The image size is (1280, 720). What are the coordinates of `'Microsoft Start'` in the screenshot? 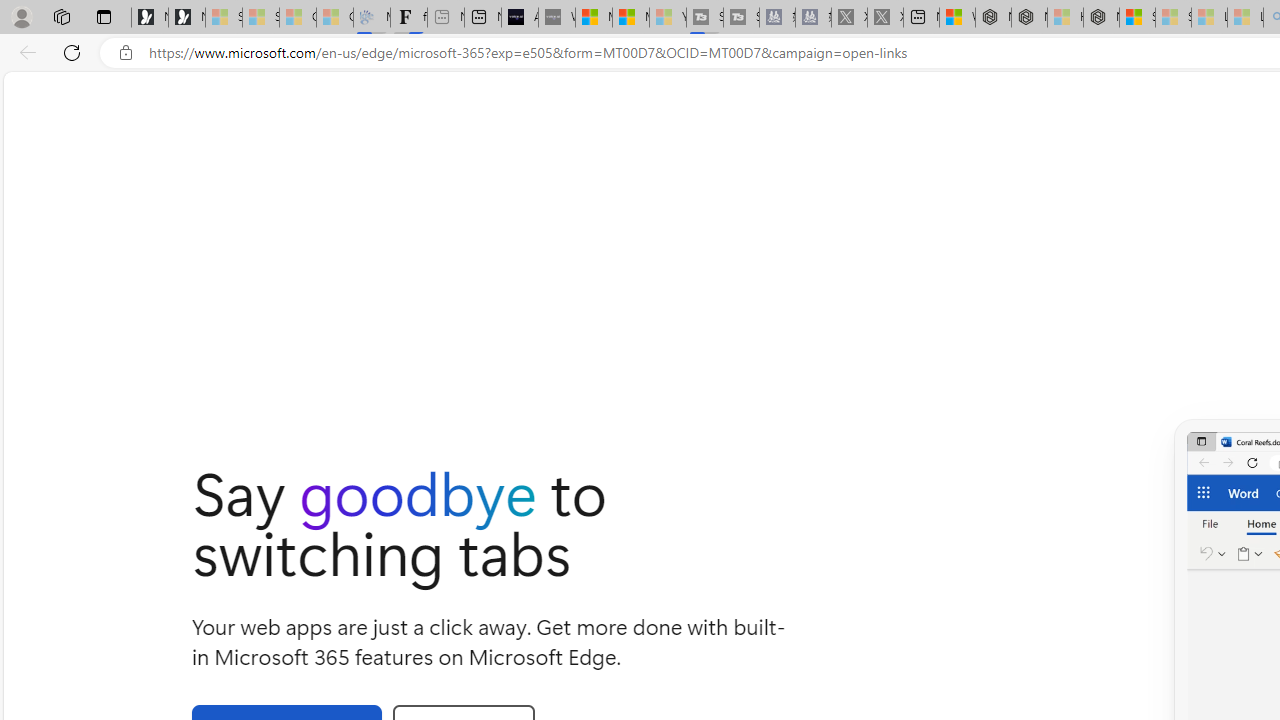 It's located at (630, 17).